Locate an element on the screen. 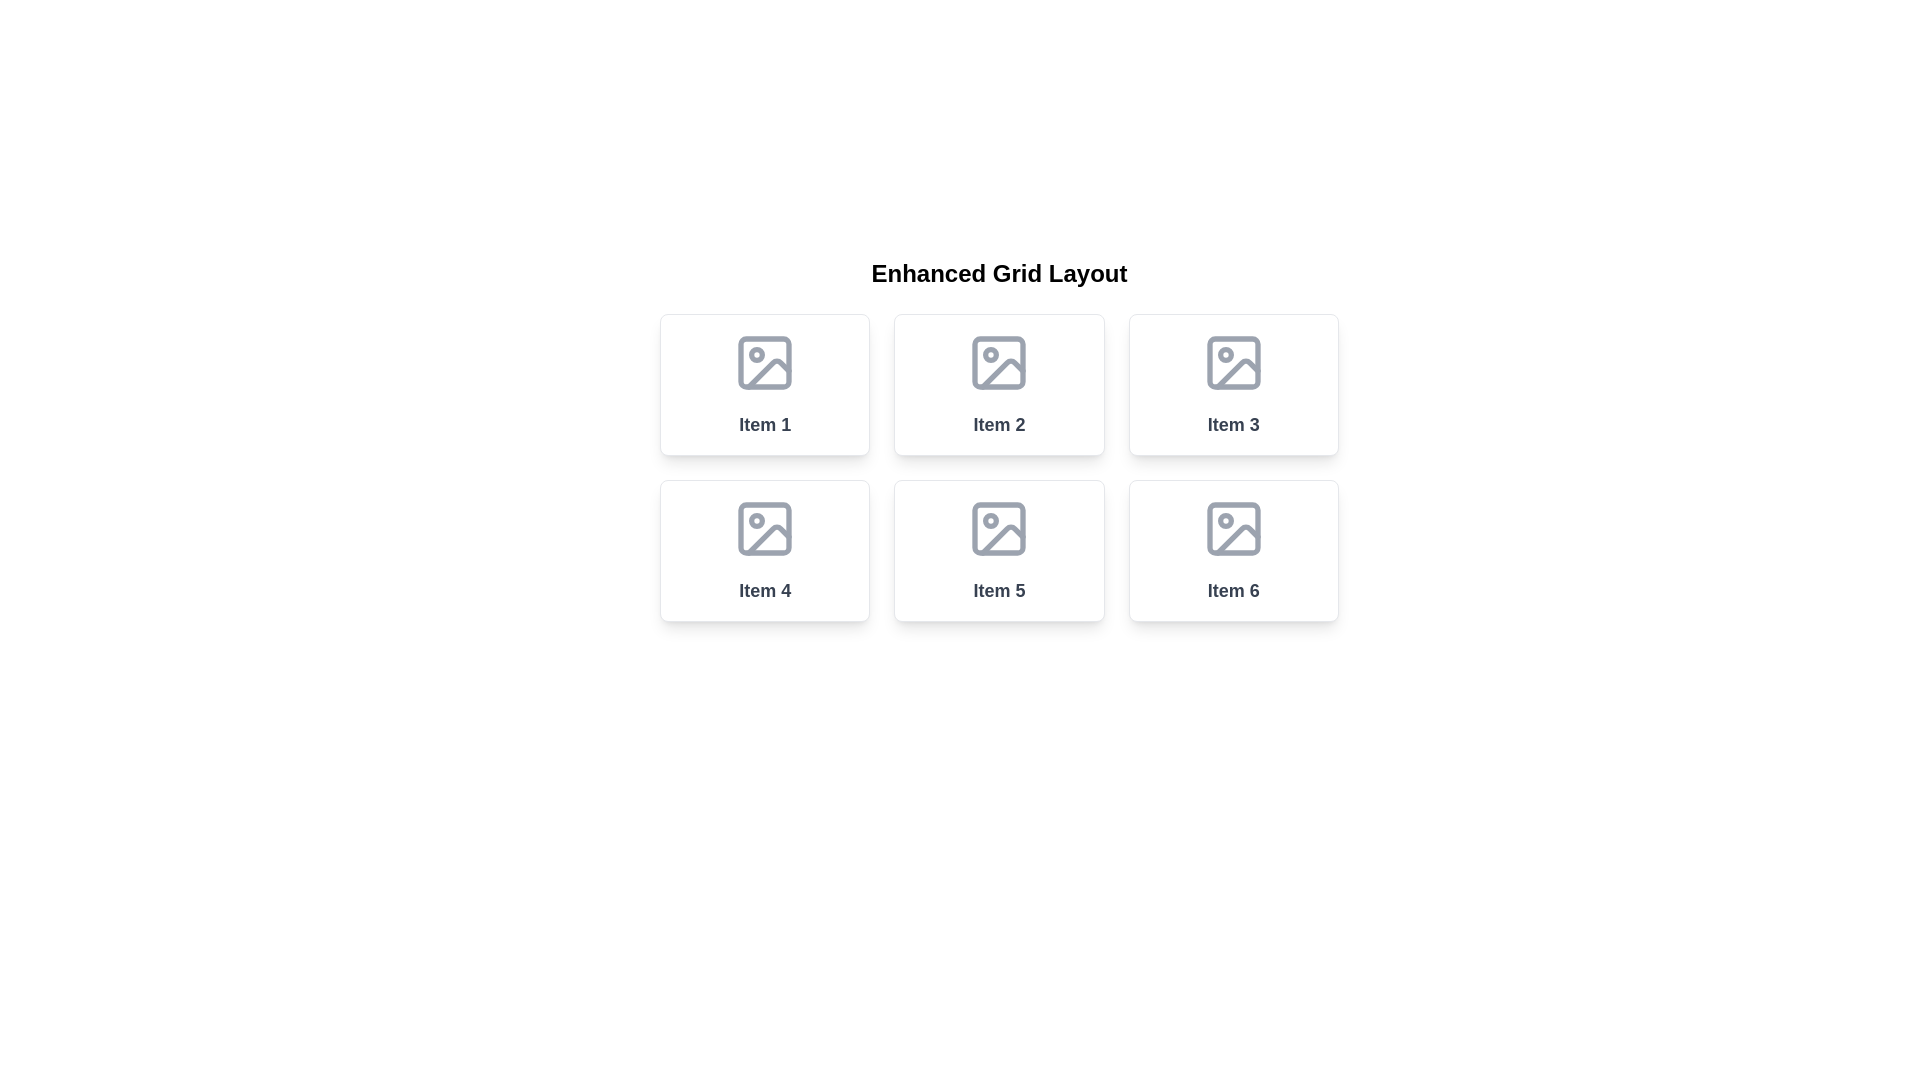 The height and width of the screenshot is (1080, 1920). the image icon representing 'Item 5' which has a gray outline and a generic image symbol is located at coordinates (999, 527).